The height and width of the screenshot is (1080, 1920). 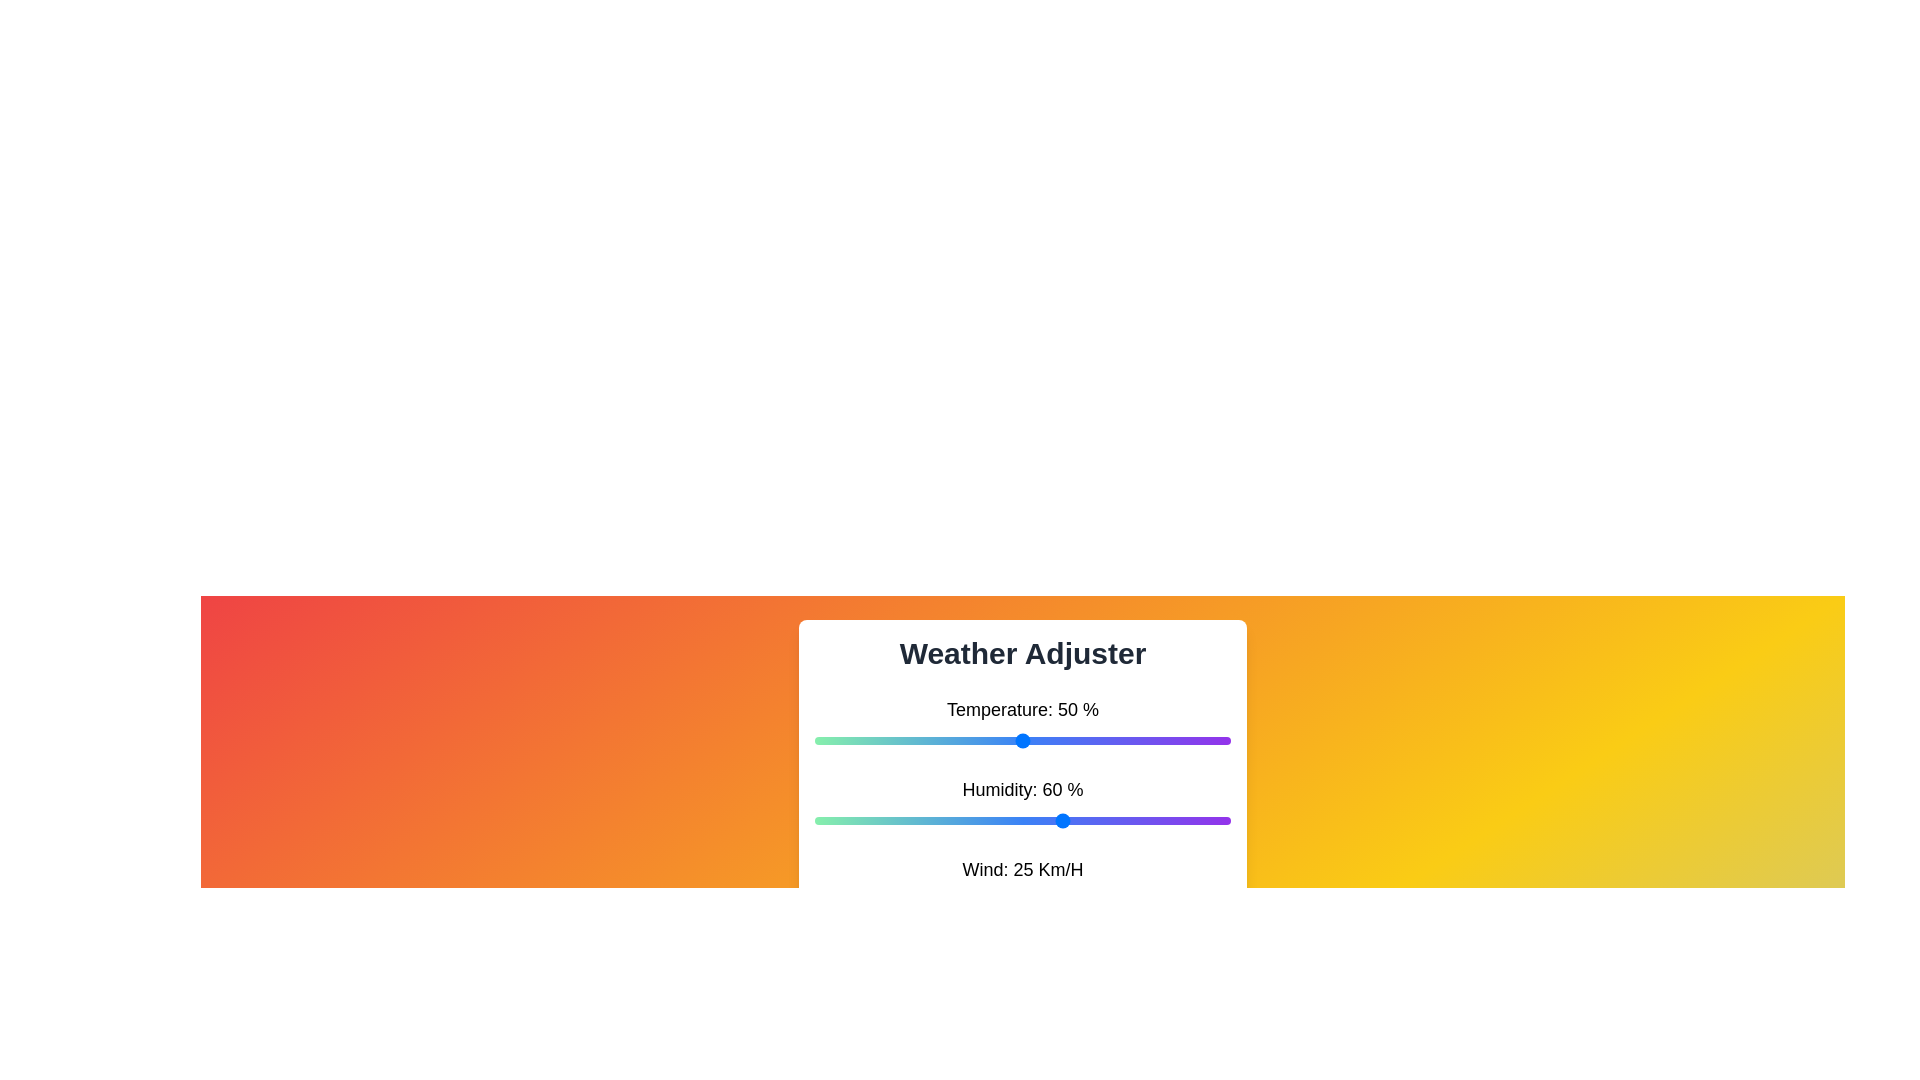 I want to click on the temperature slider to 53%, so click(x=1035, y=740).